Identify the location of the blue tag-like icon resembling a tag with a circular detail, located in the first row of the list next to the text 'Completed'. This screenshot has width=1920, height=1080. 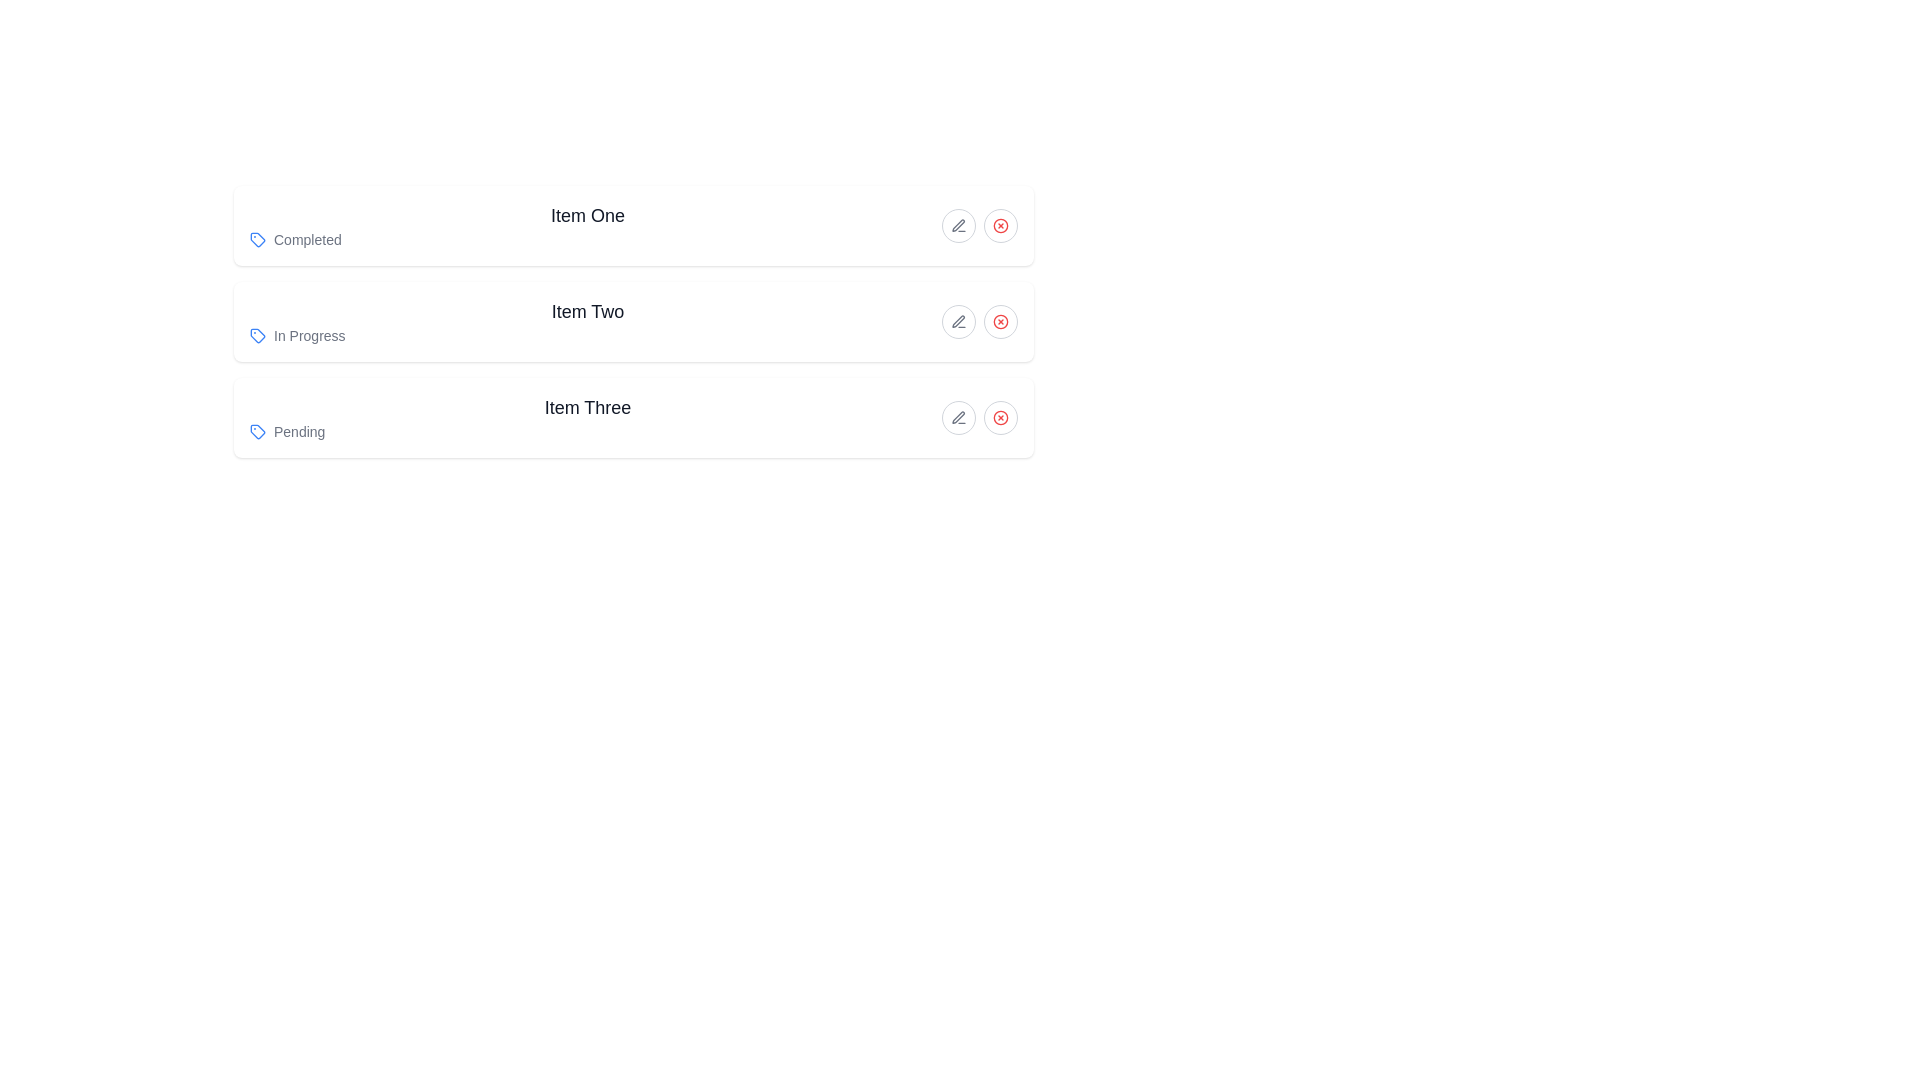
(257, 238).